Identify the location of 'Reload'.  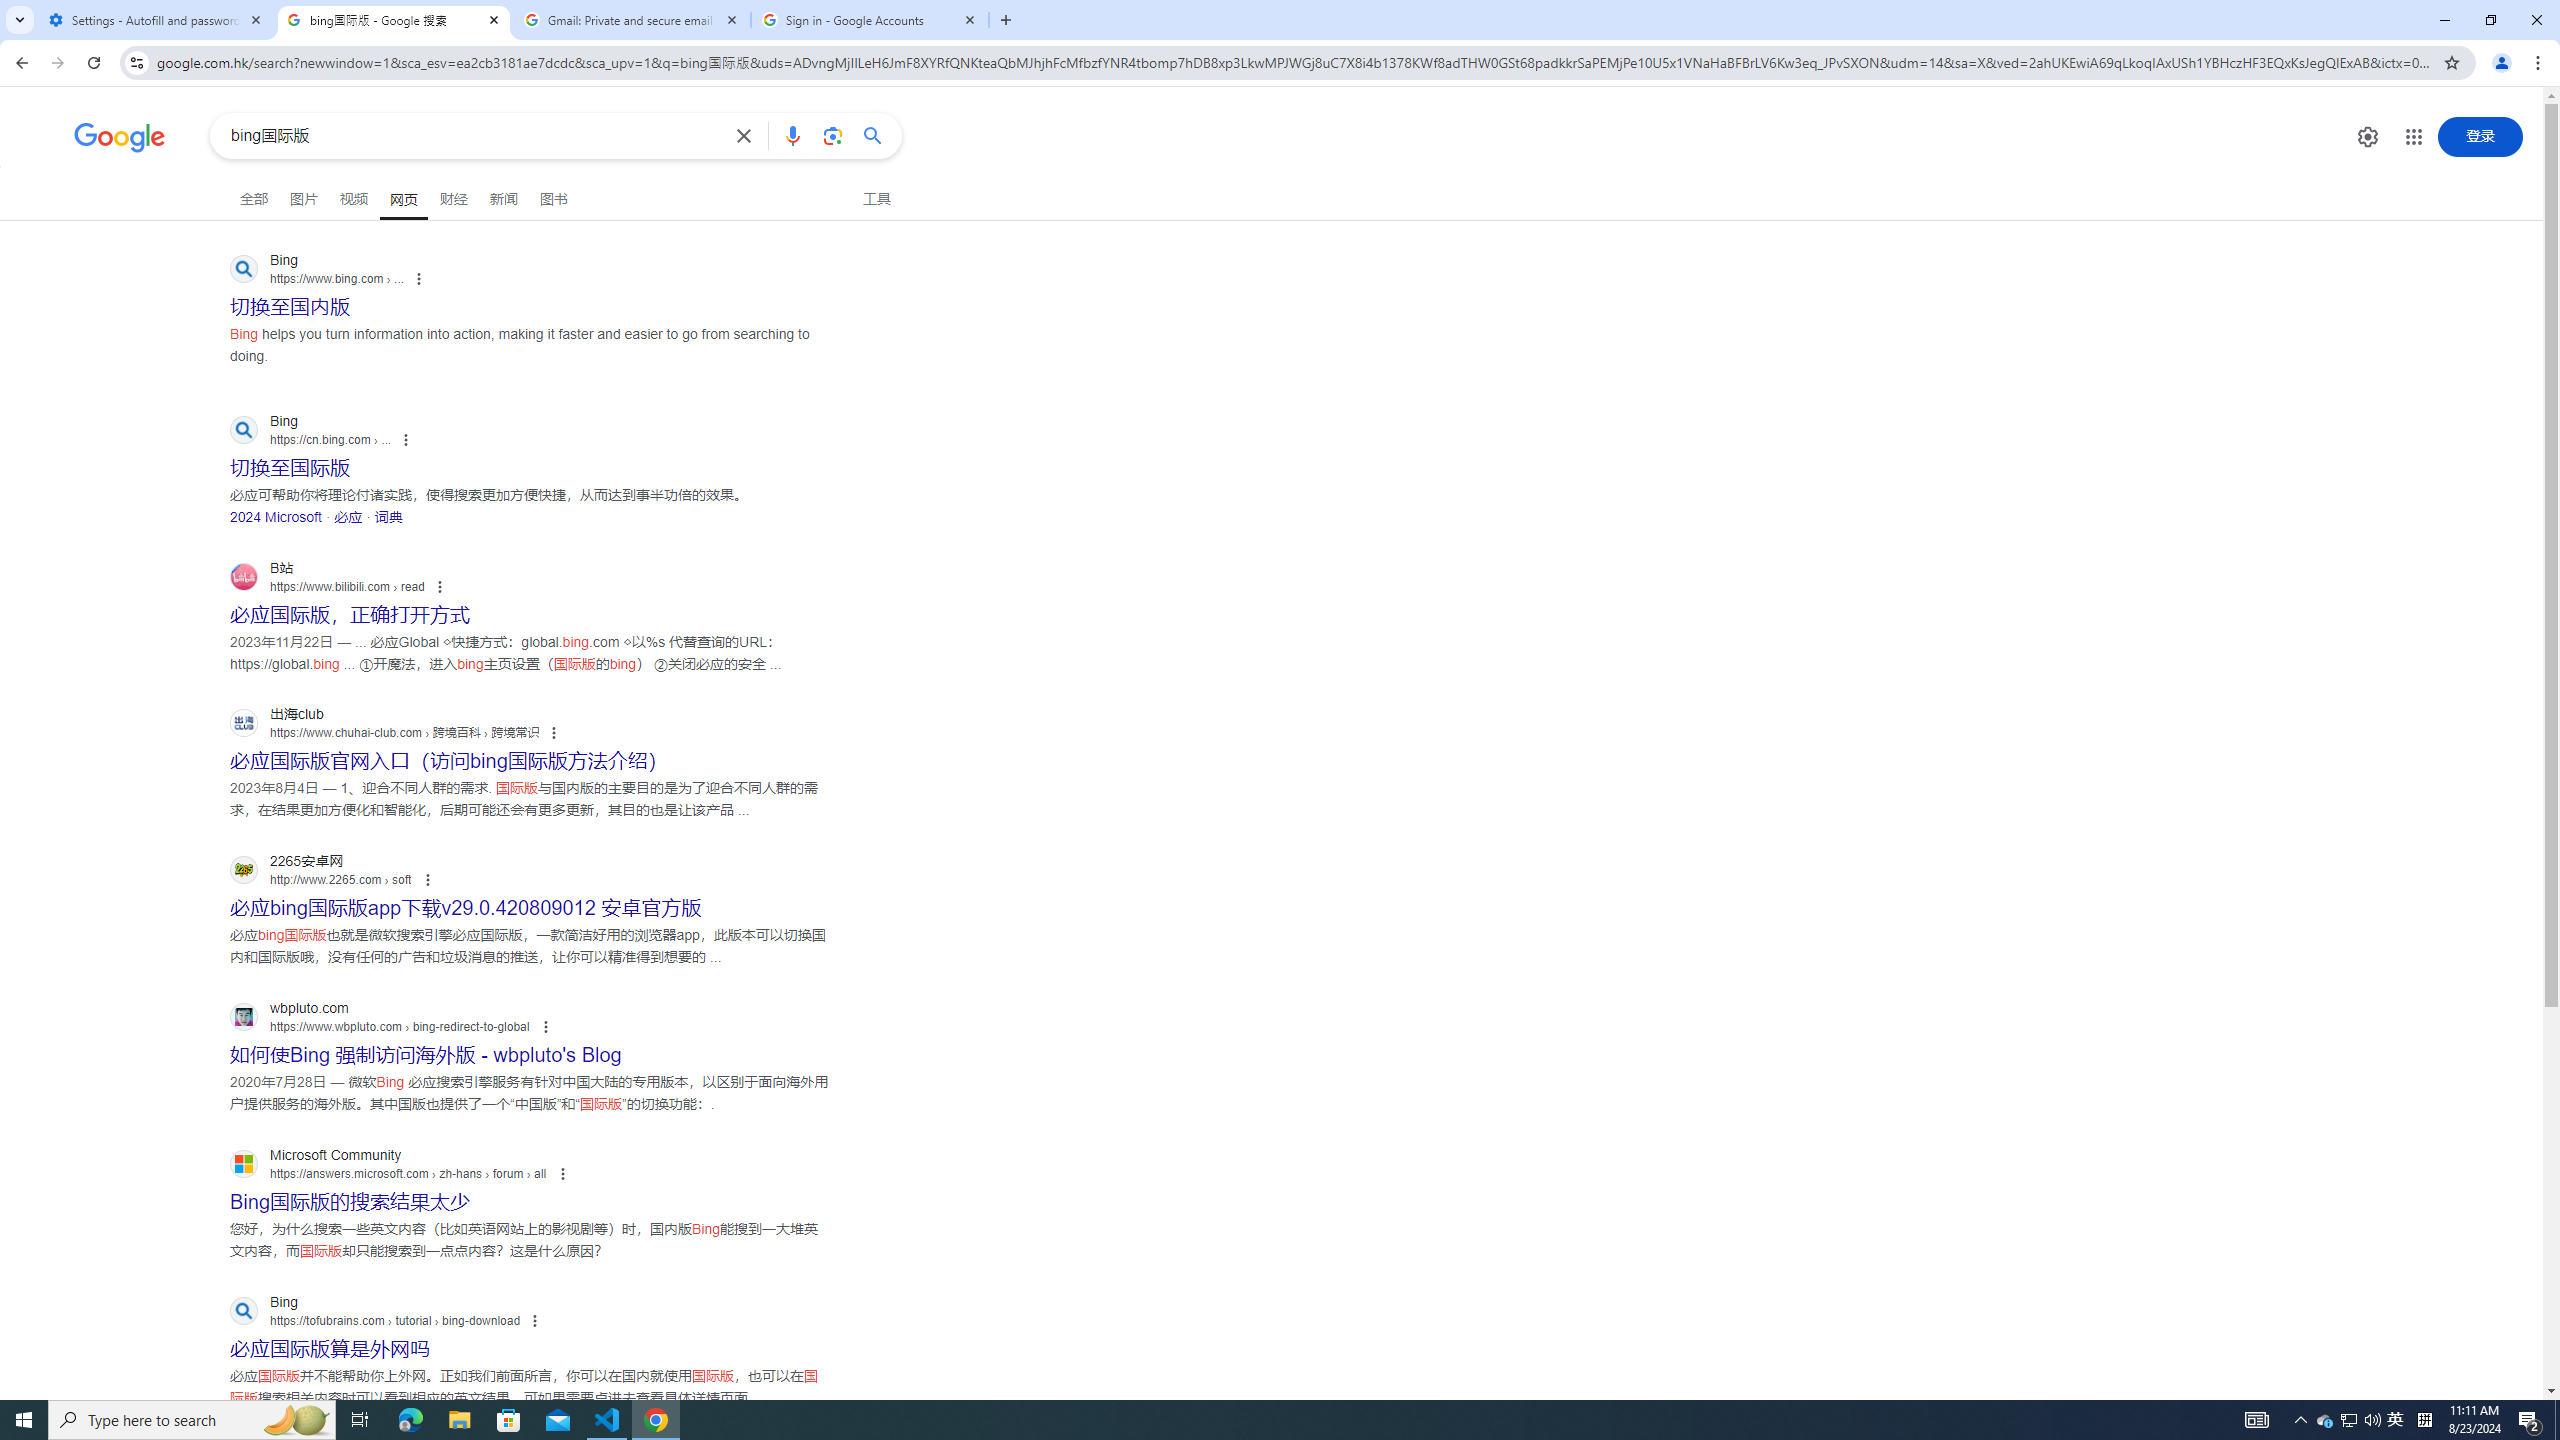
(93, 62).